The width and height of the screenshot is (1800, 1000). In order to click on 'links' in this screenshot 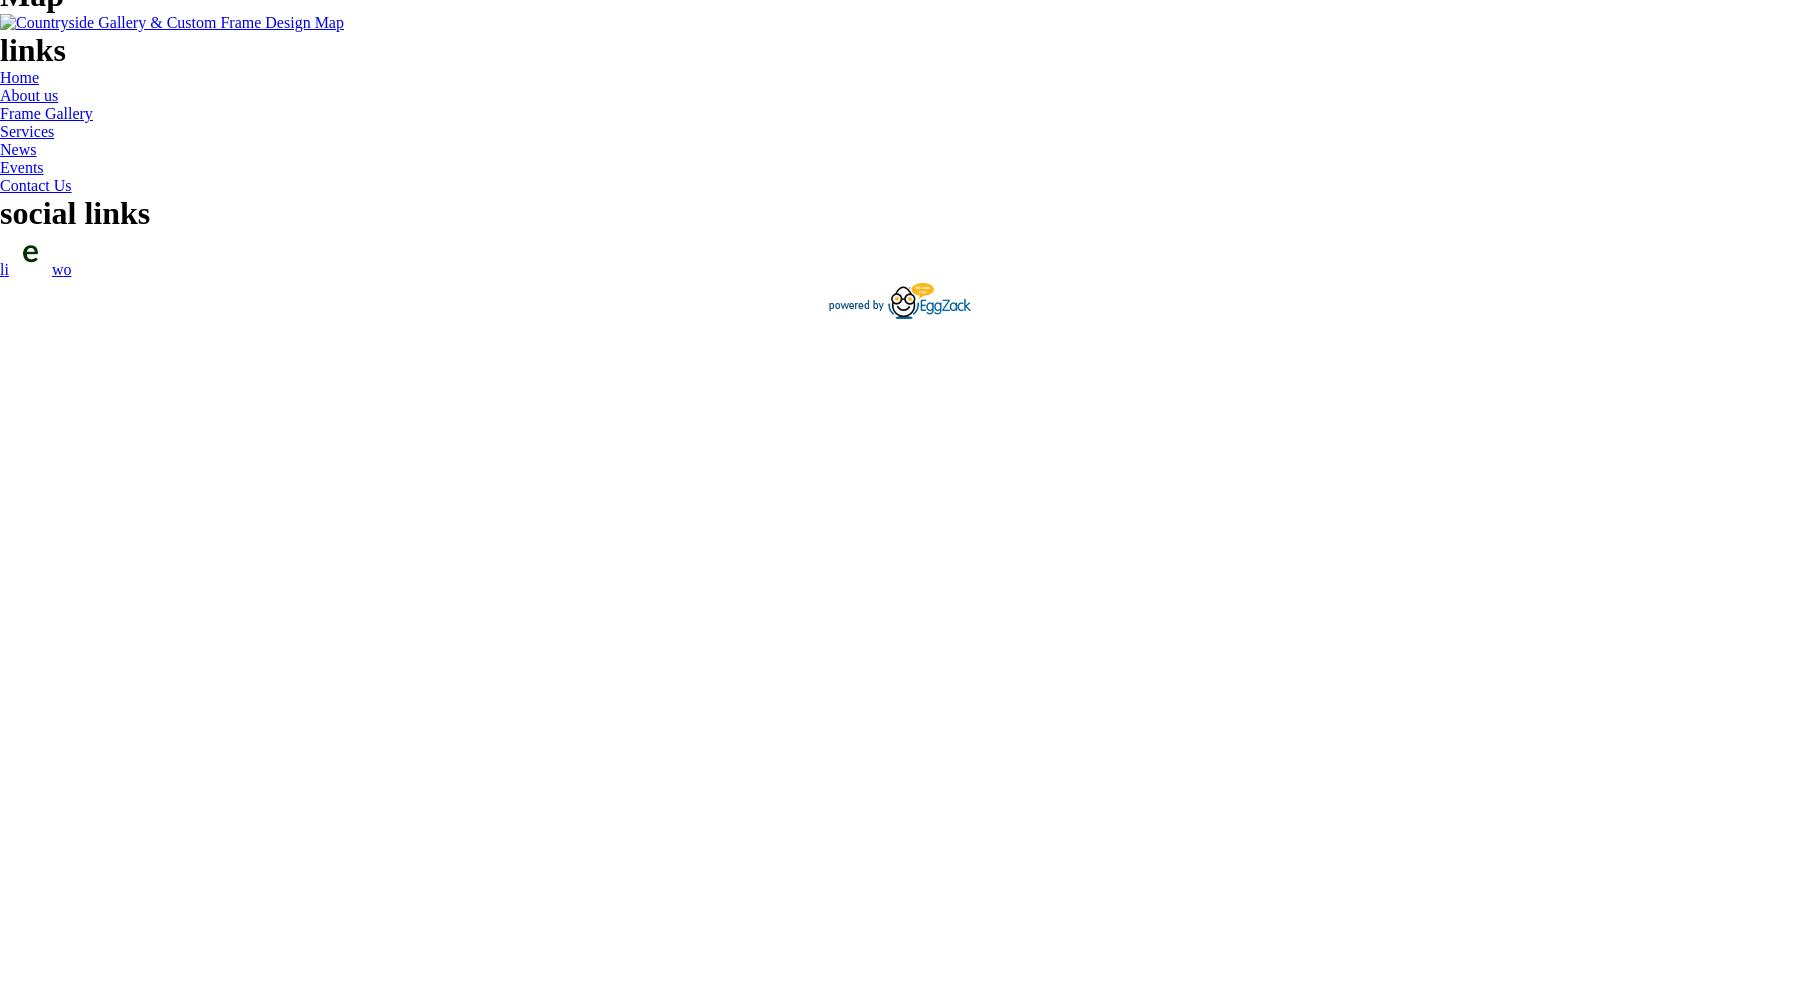, I will do `click(0, 50)`.